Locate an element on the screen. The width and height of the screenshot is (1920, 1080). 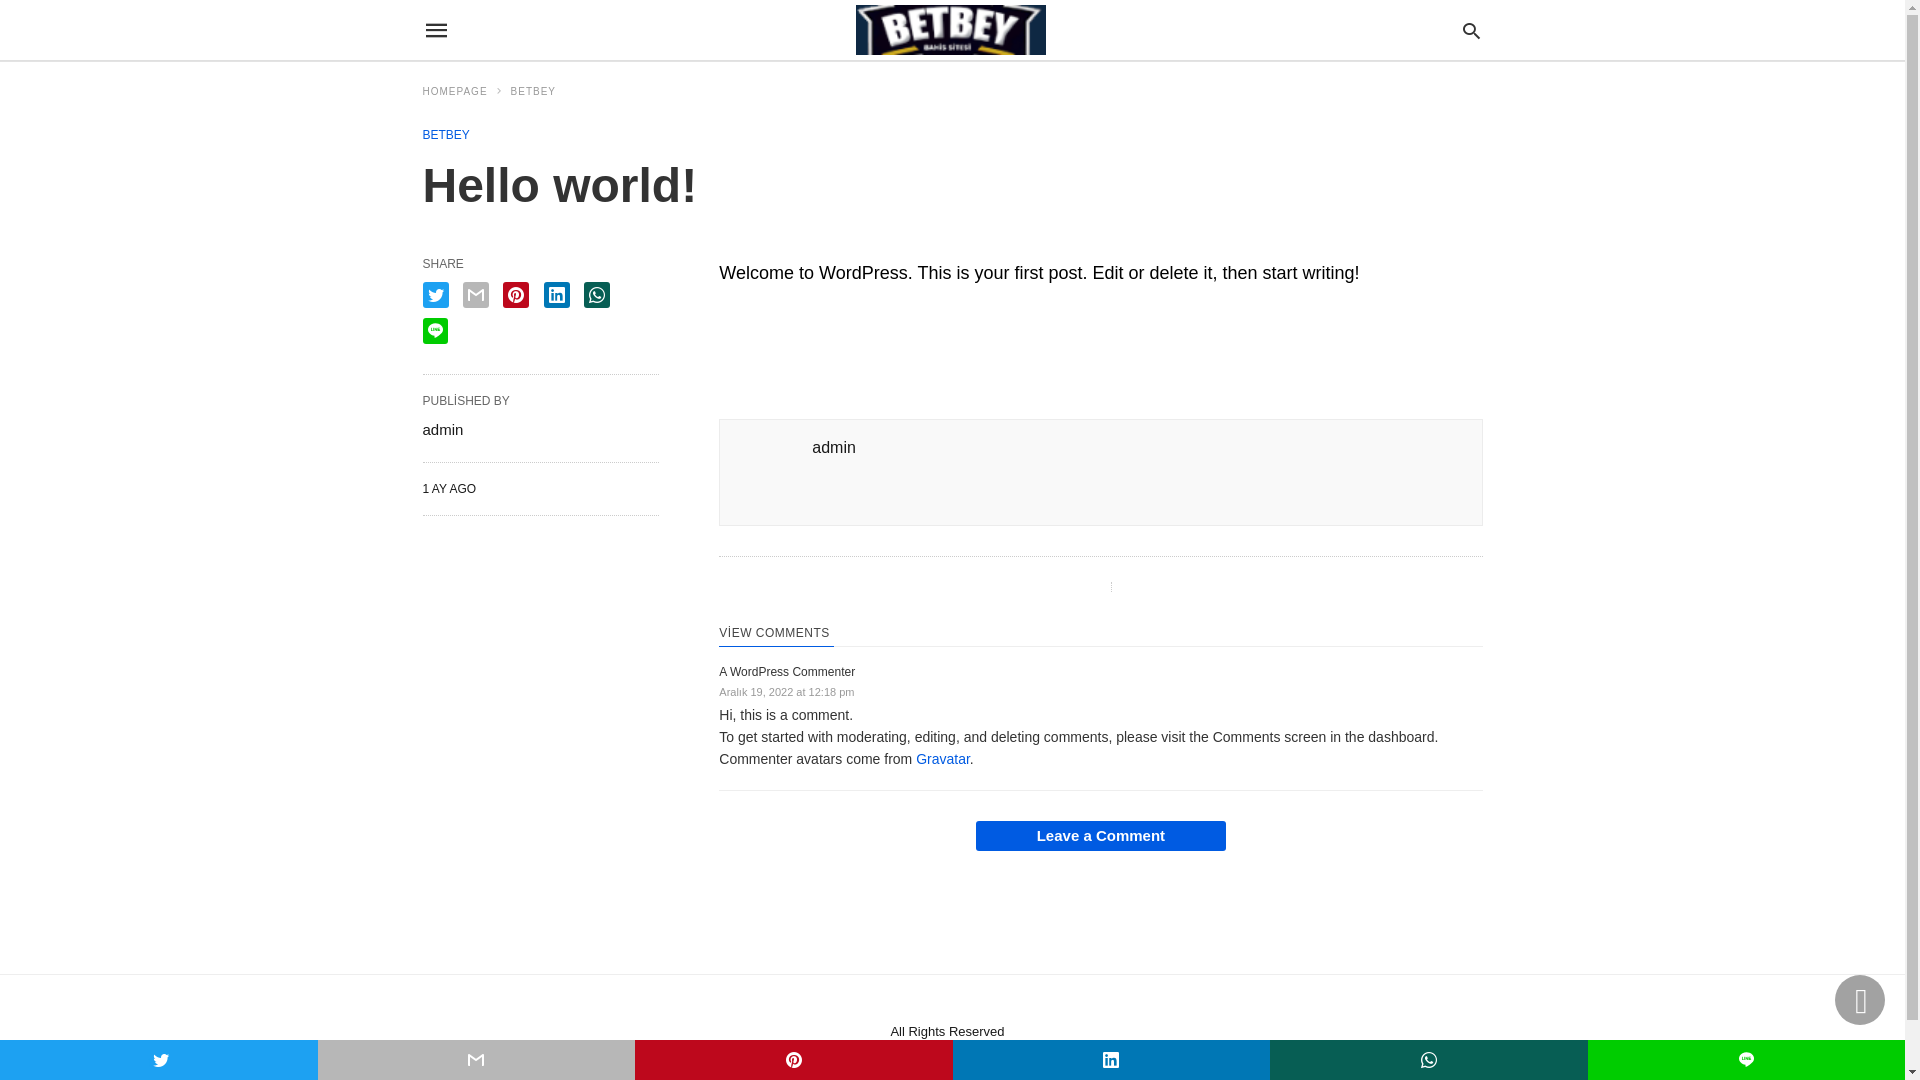
'BETBEY' is located at coordinates (533, 91).